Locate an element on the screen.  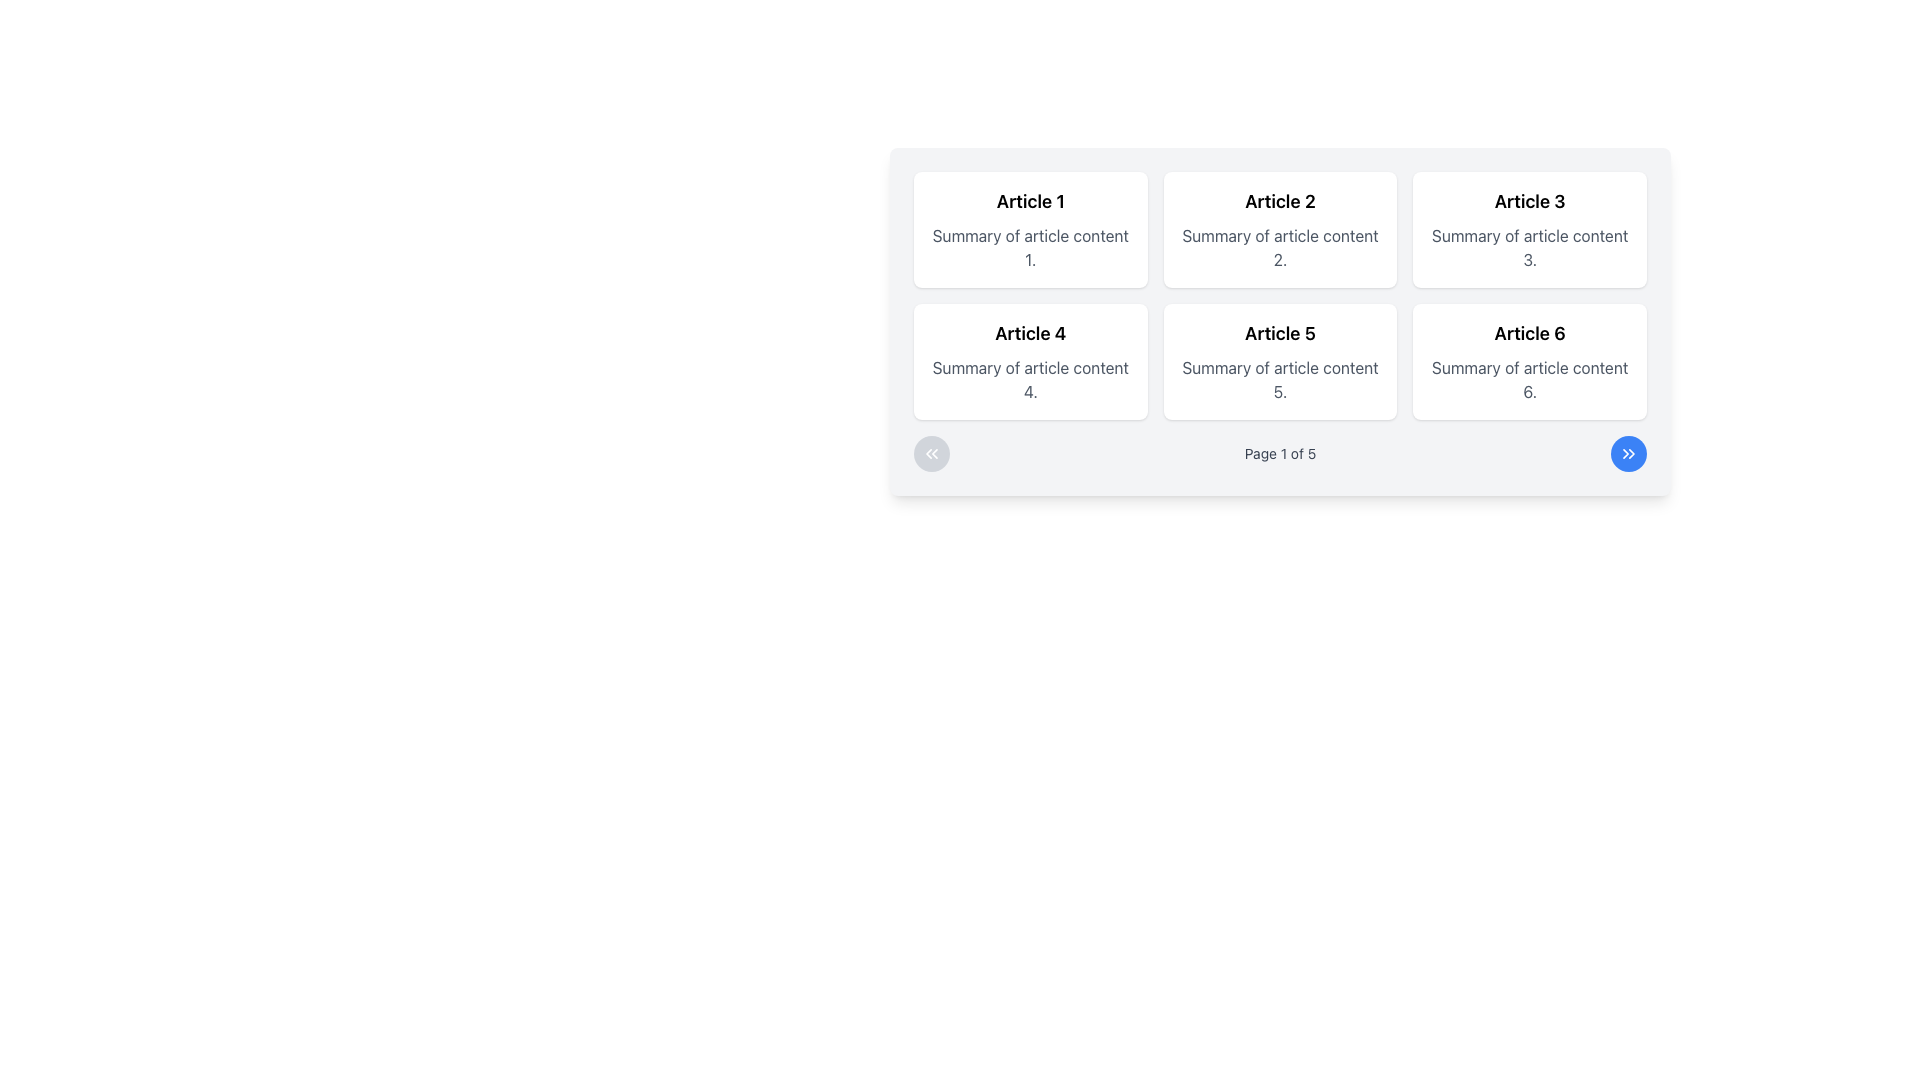
the summary description text for the article titled 'Article 3', which is located within the third card in the top row of a grid layout, directly below the heading 'Article 3' is located at coordinates (1529, 246).